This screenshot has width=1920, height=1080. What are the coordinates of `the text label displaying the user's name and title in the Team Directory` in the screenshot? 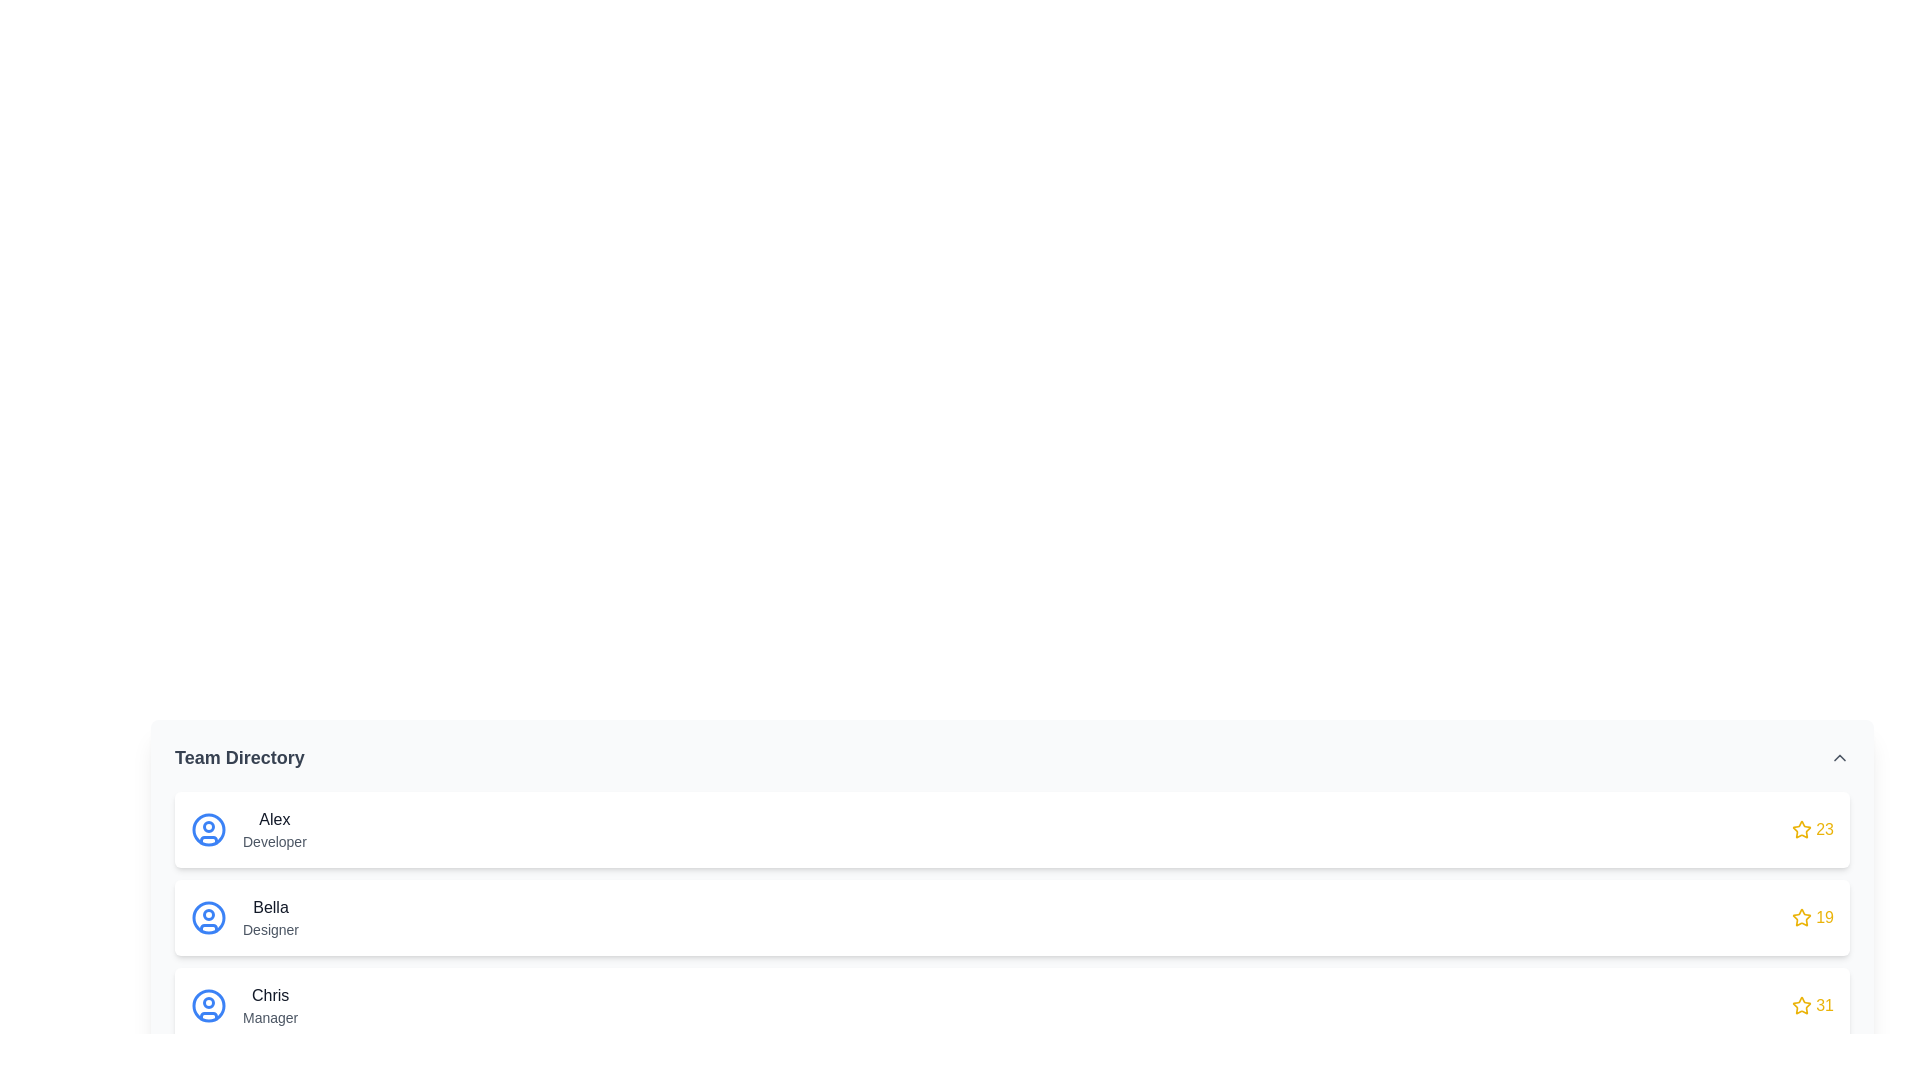 It's located at (270, 918).